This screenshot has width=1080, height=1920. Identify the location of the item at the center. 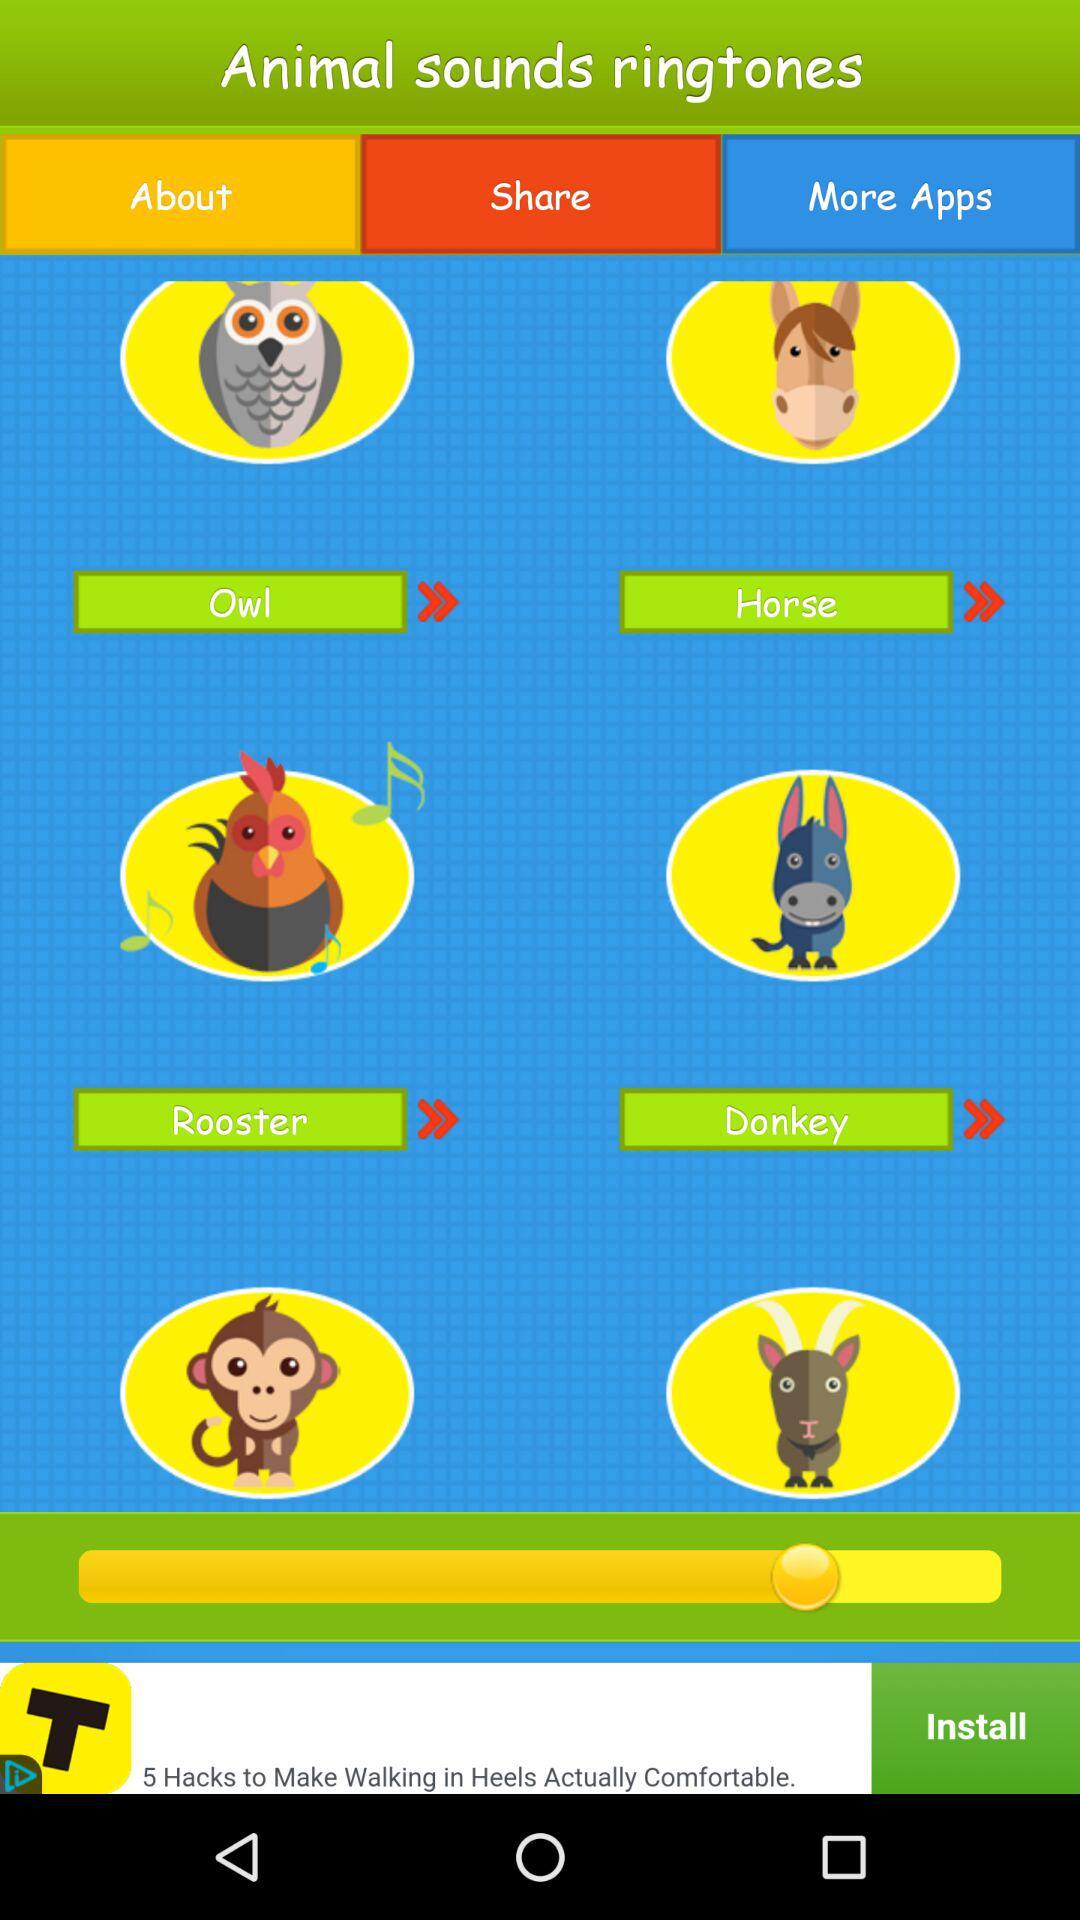
(540, 882).